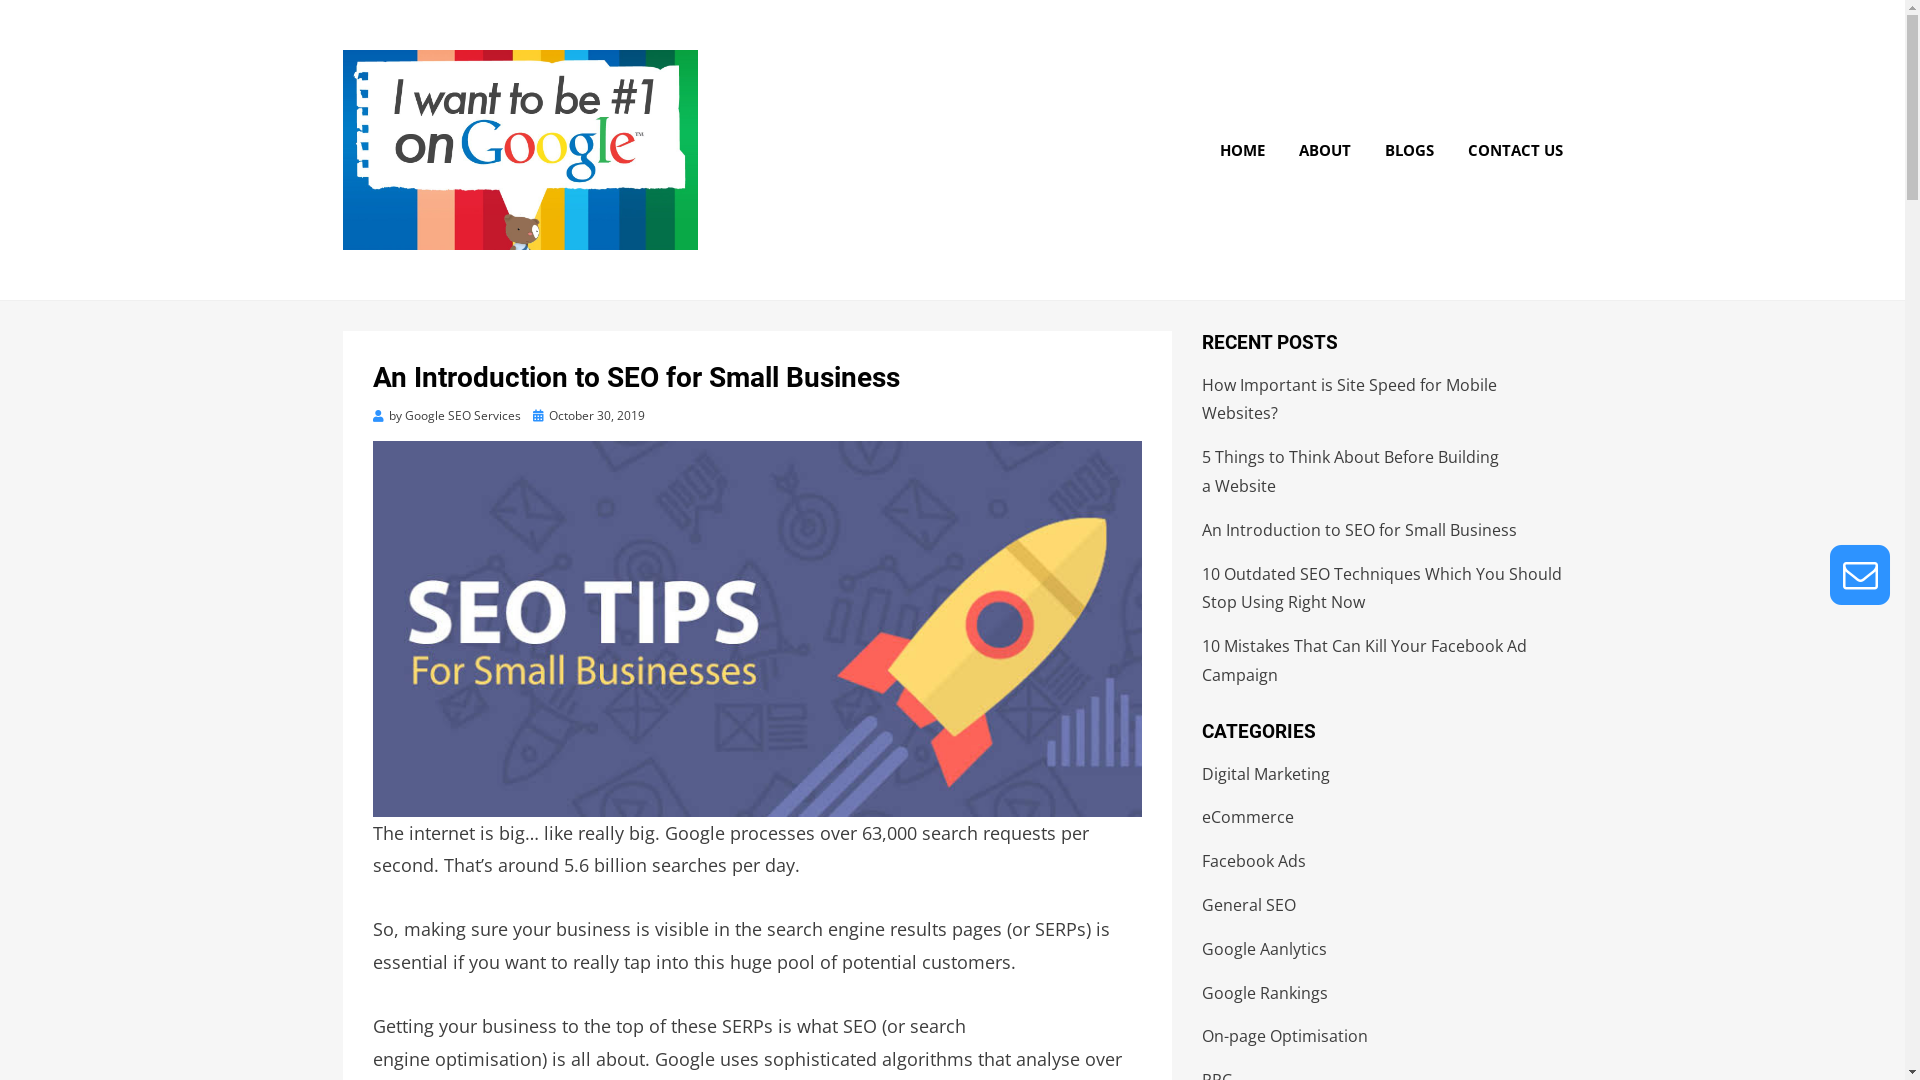 The width and height of the screenshot is (1920, 1080). What do you see at coordinates (1252, 859) in the screenshot?
I see `'Facebook Ads'` at bounding box center [1252, 859].